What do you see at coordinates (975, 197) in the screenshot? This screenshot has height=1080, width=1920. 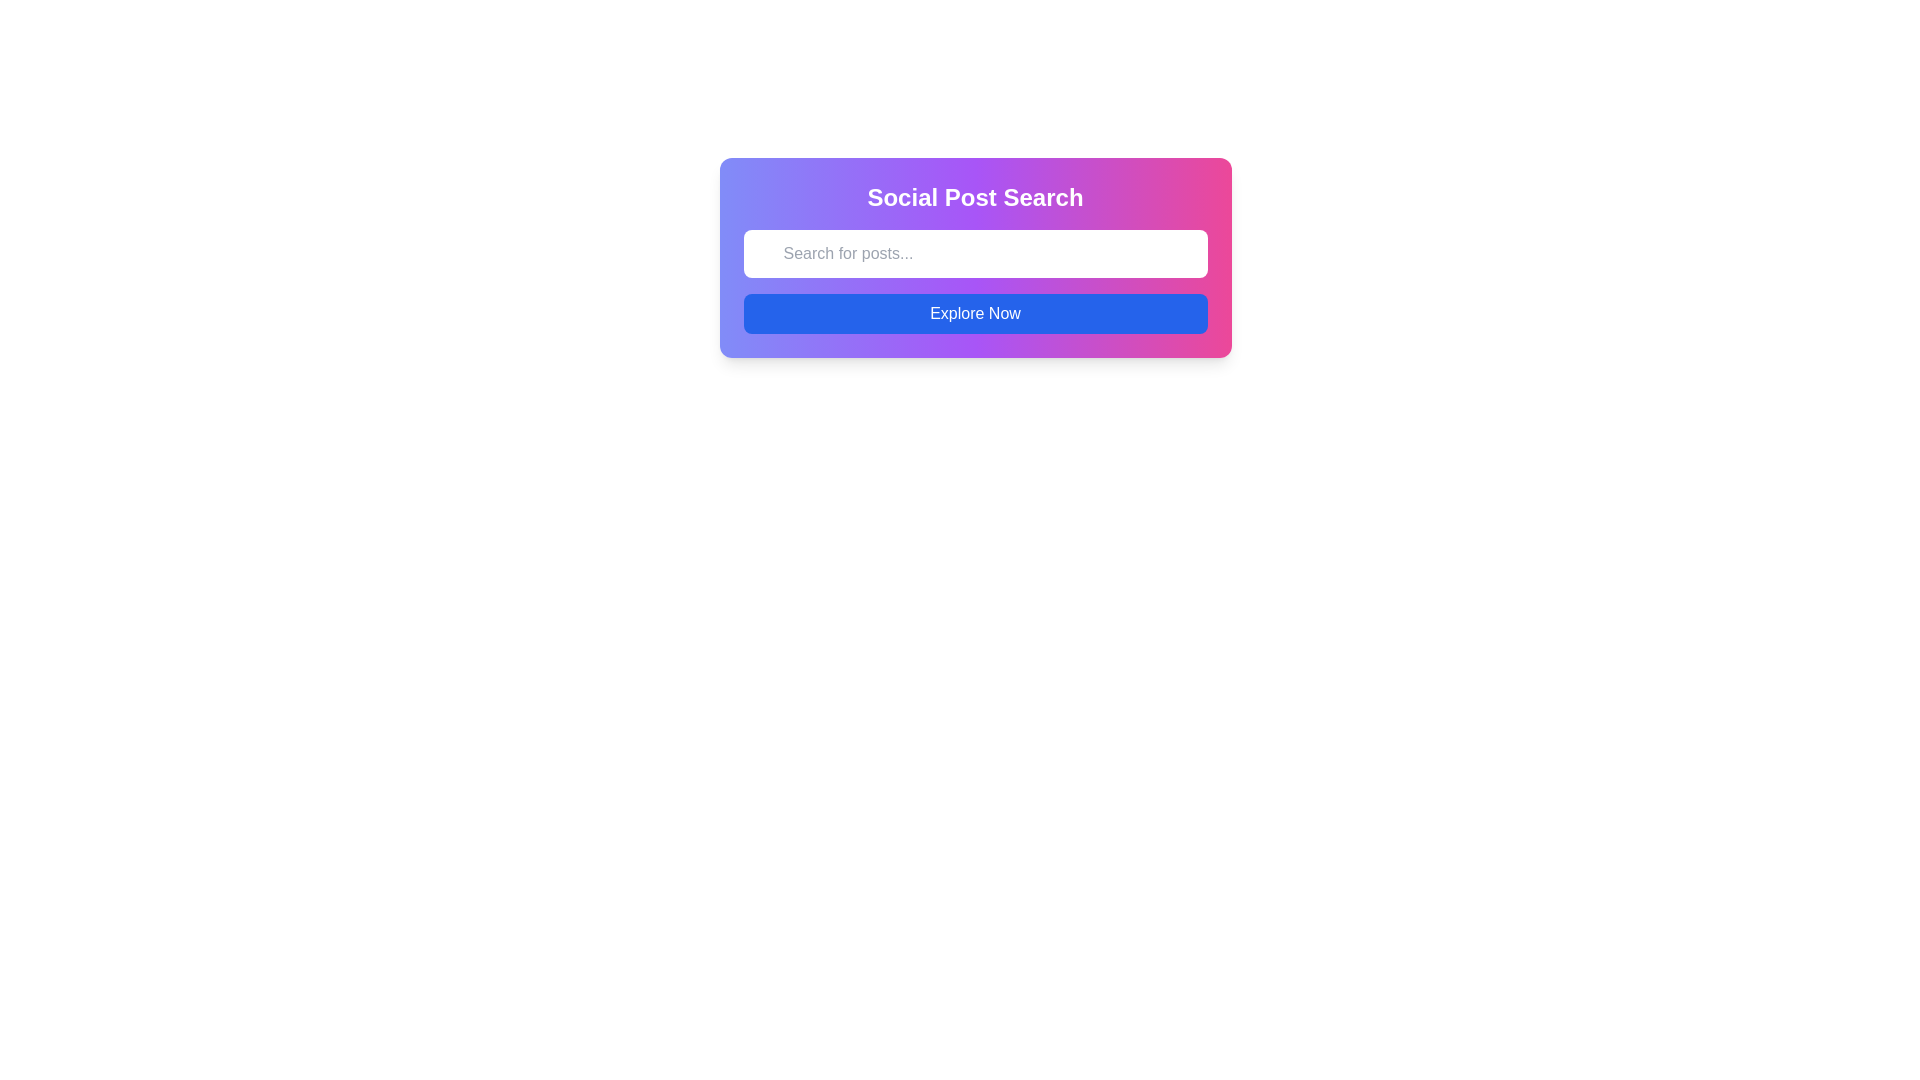 I see `the text heading element displaying 'Social Post Search' in bold white font on a gradient background` at bounding box center [975, 197].